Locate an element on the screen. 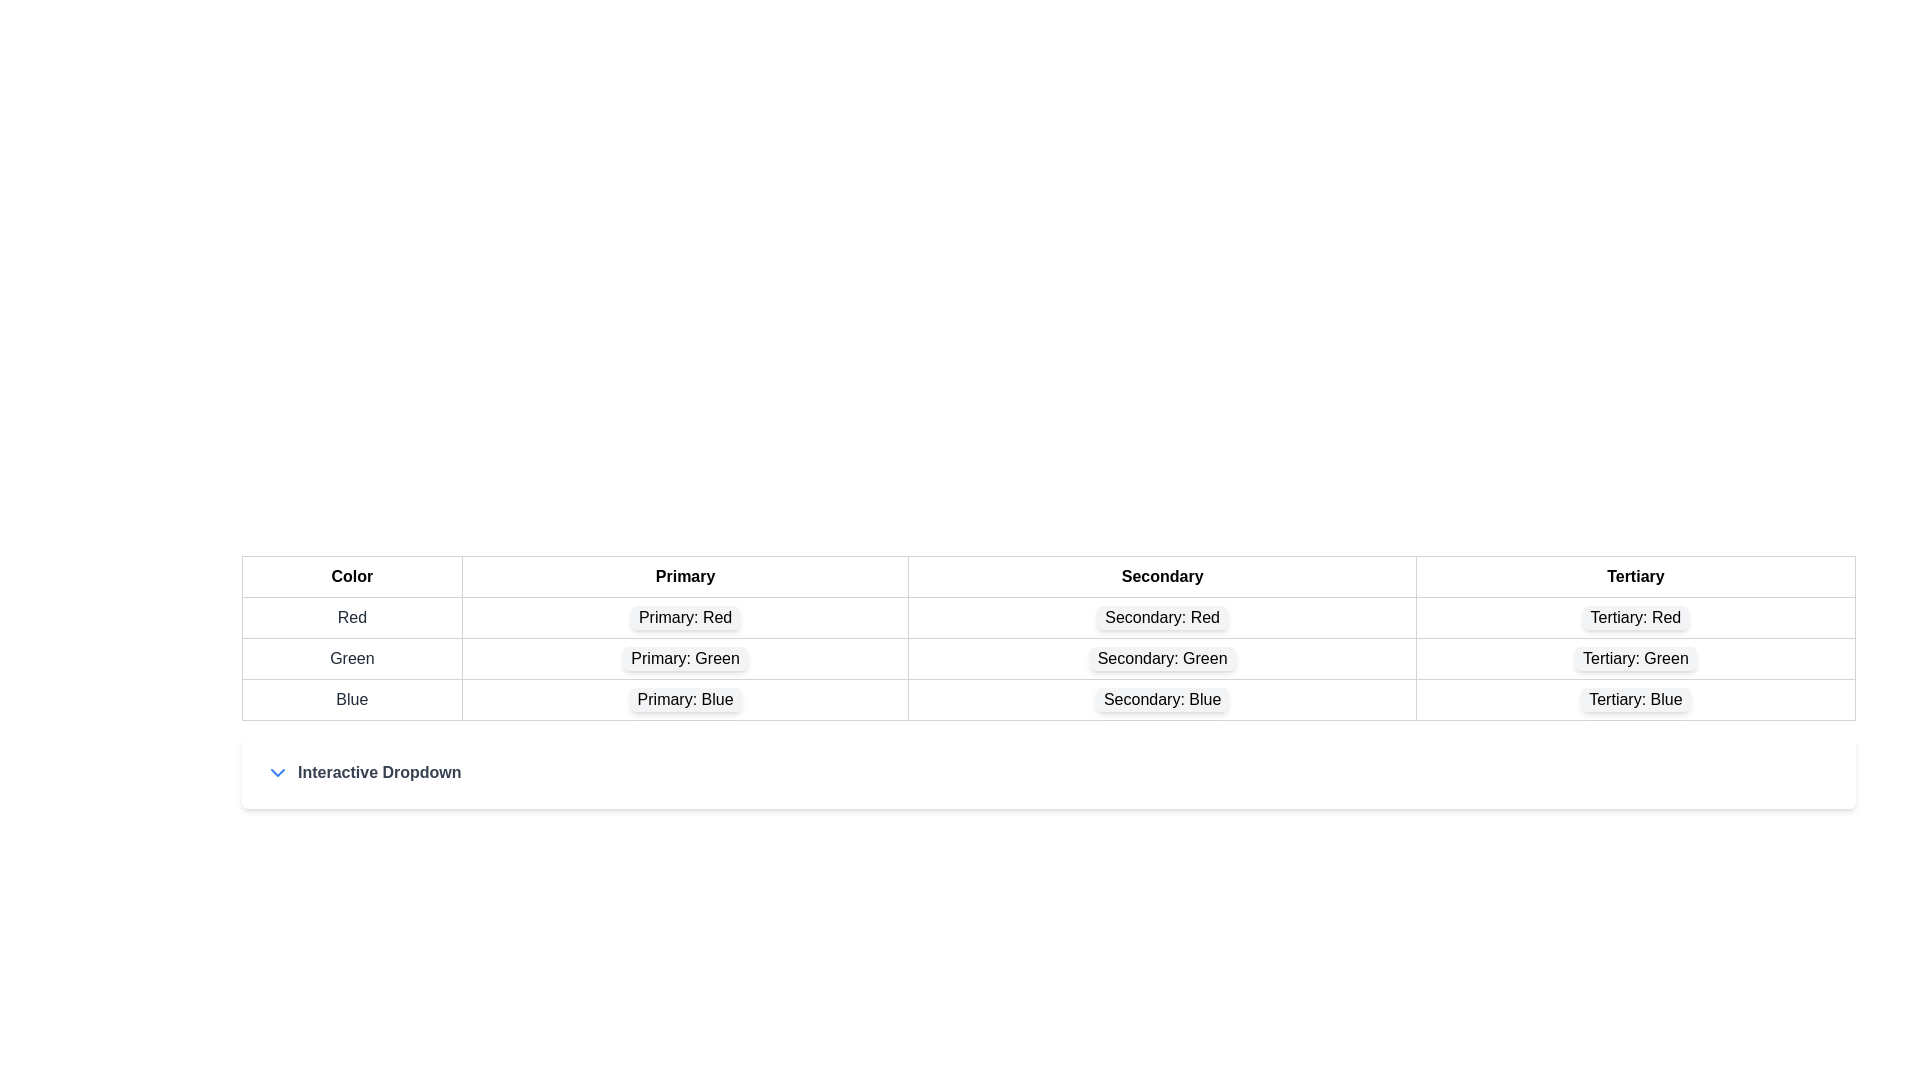 Image resolution: width=1920 pixels, height=1080 pixels. the Table Header that categorizes the data as 'Color', which is positioned in the leftmost part of the top row of the table is located at coordinates (352, 577).